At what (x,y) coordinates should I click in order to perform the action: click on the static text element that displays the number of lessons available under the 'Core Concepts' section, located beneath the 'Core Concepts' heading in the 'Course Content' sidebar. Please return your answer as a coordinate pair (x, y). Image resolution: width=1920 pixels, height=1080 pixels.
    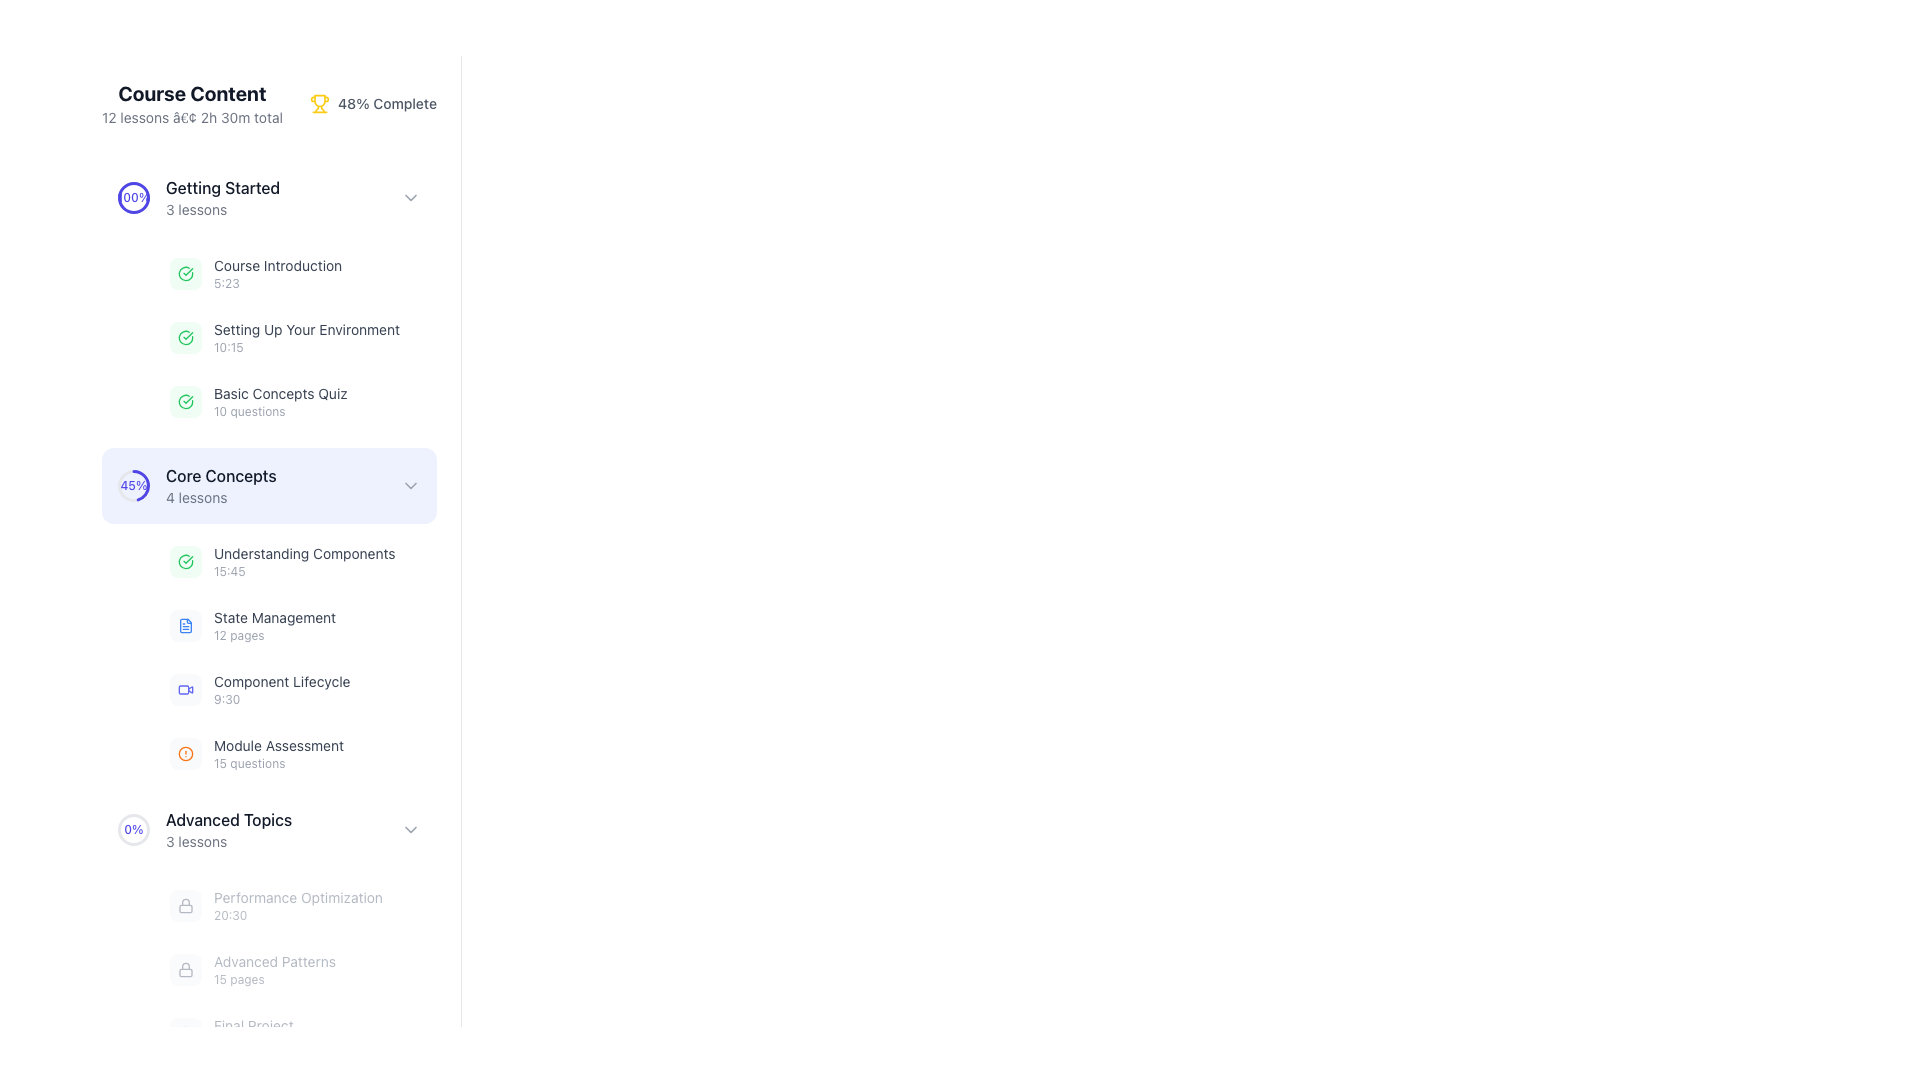
    Looking at the image, I should click on (221, 496).